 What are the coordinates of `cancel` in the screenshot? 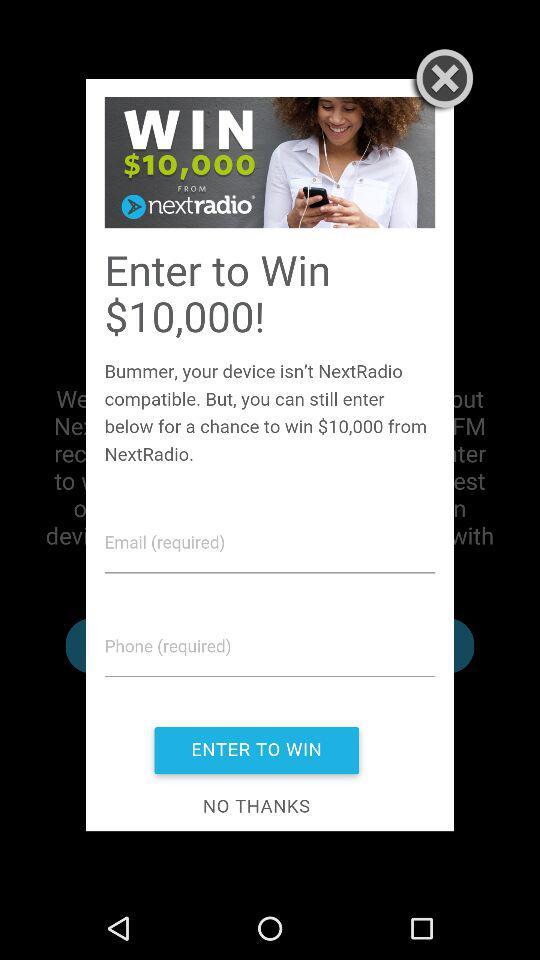 It's located at (440, 81).